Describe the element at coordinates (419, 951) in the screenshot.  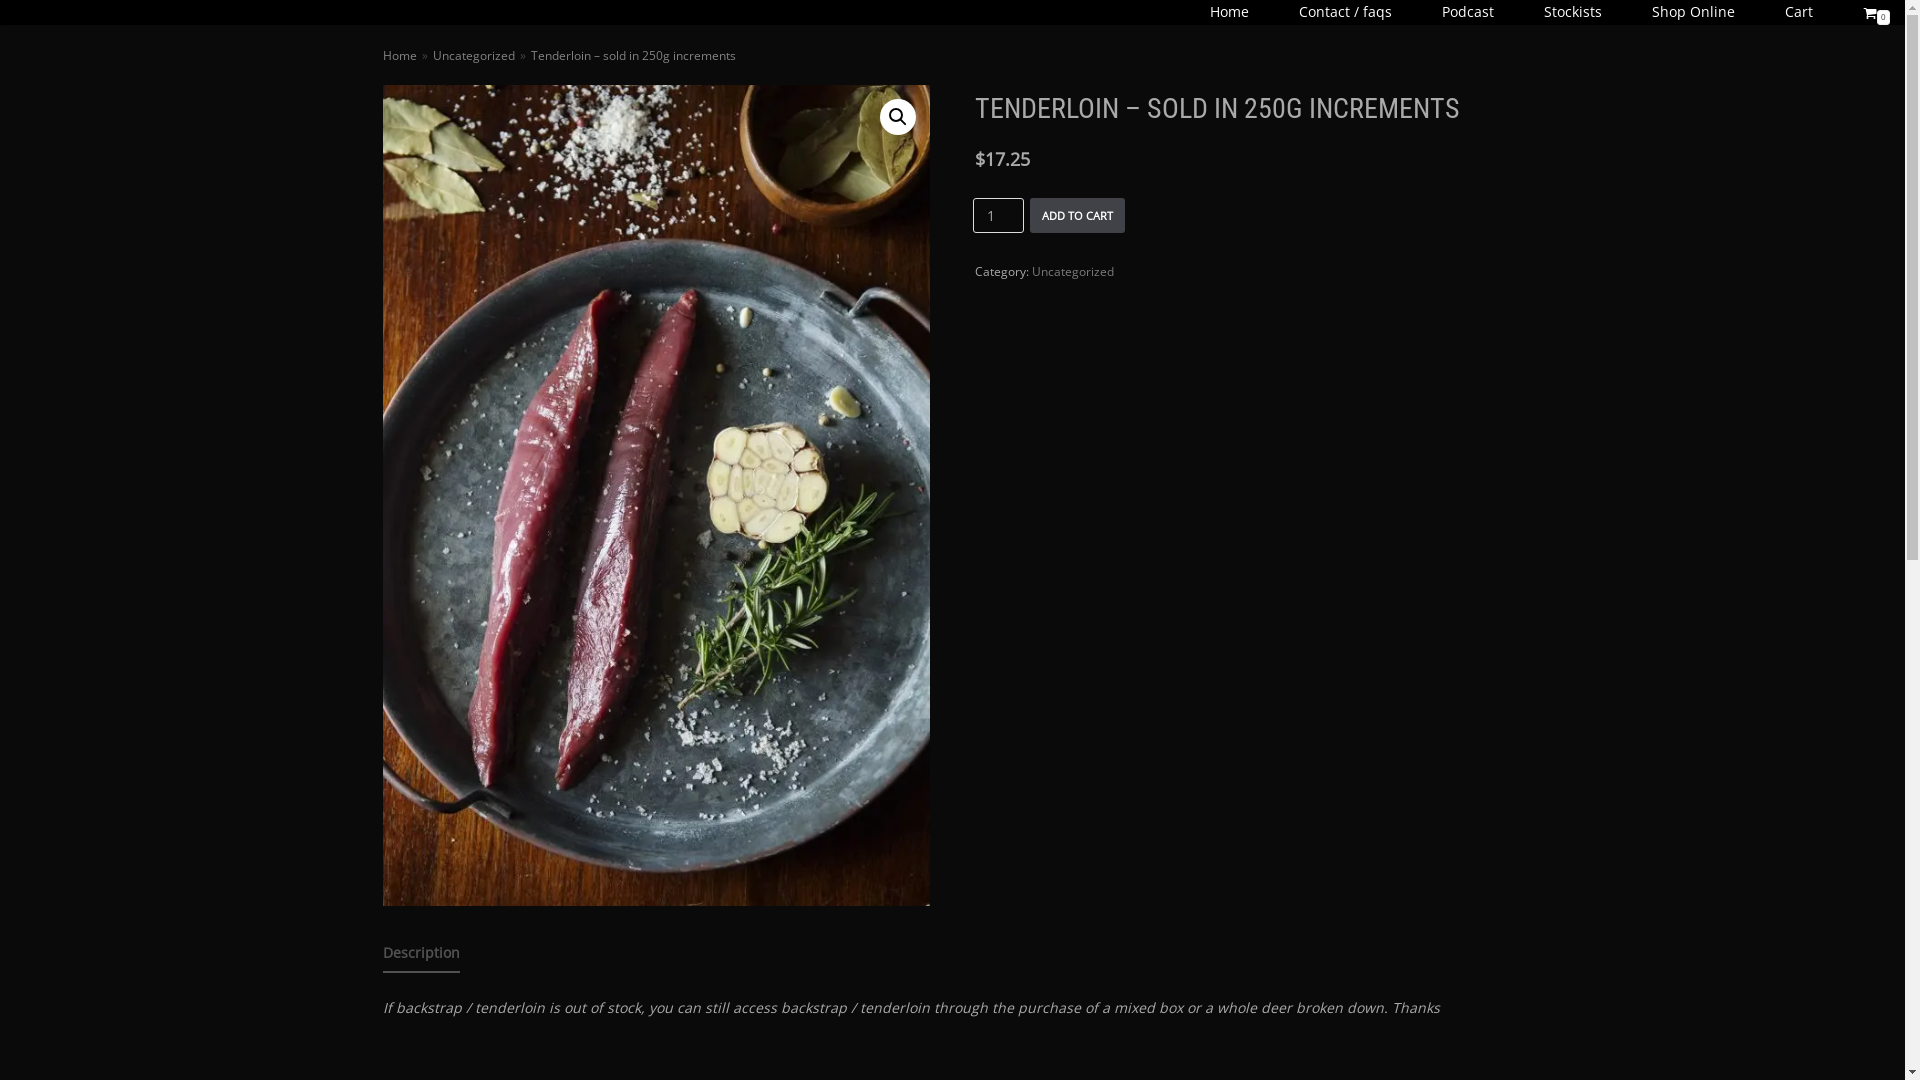
I see `'Description'` at that location.